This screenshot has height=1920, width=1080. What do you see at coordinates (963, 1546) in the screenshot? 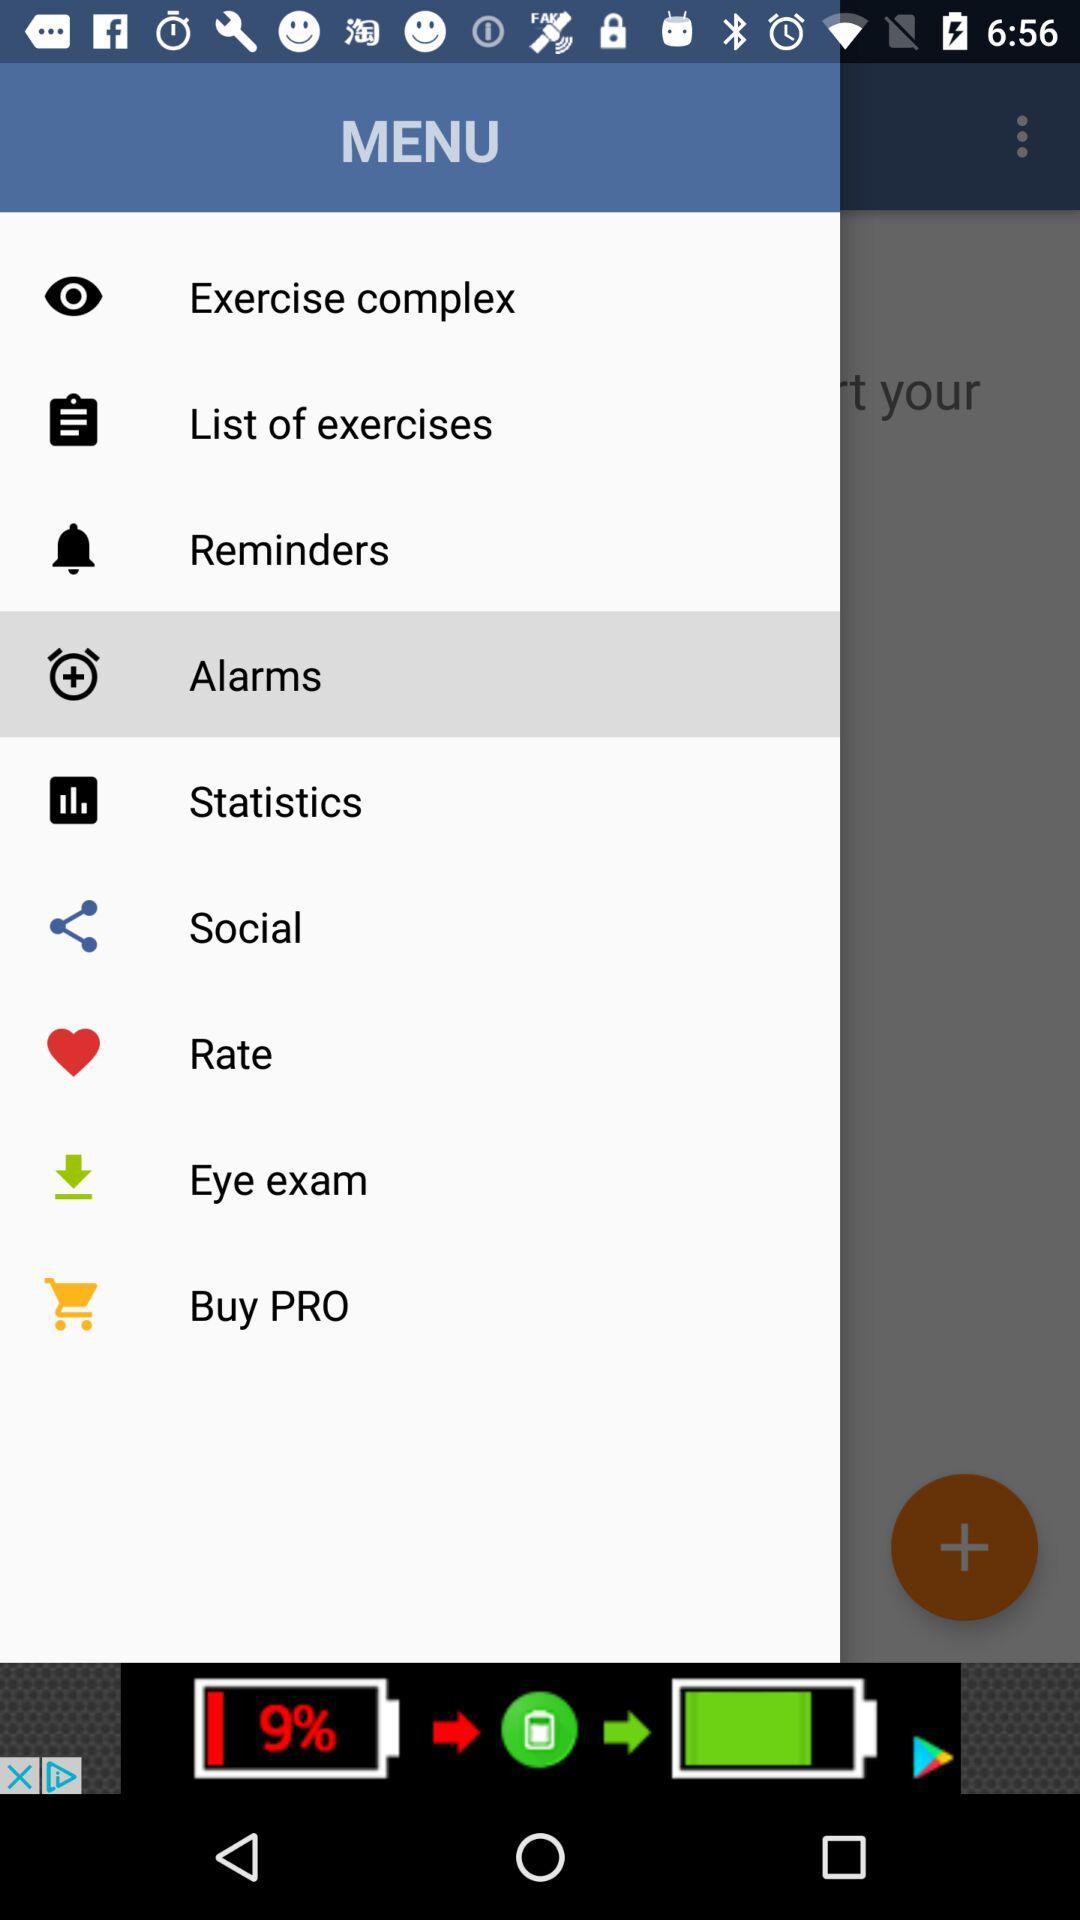
I see `the add icon` at bounding box center [963, 1546].